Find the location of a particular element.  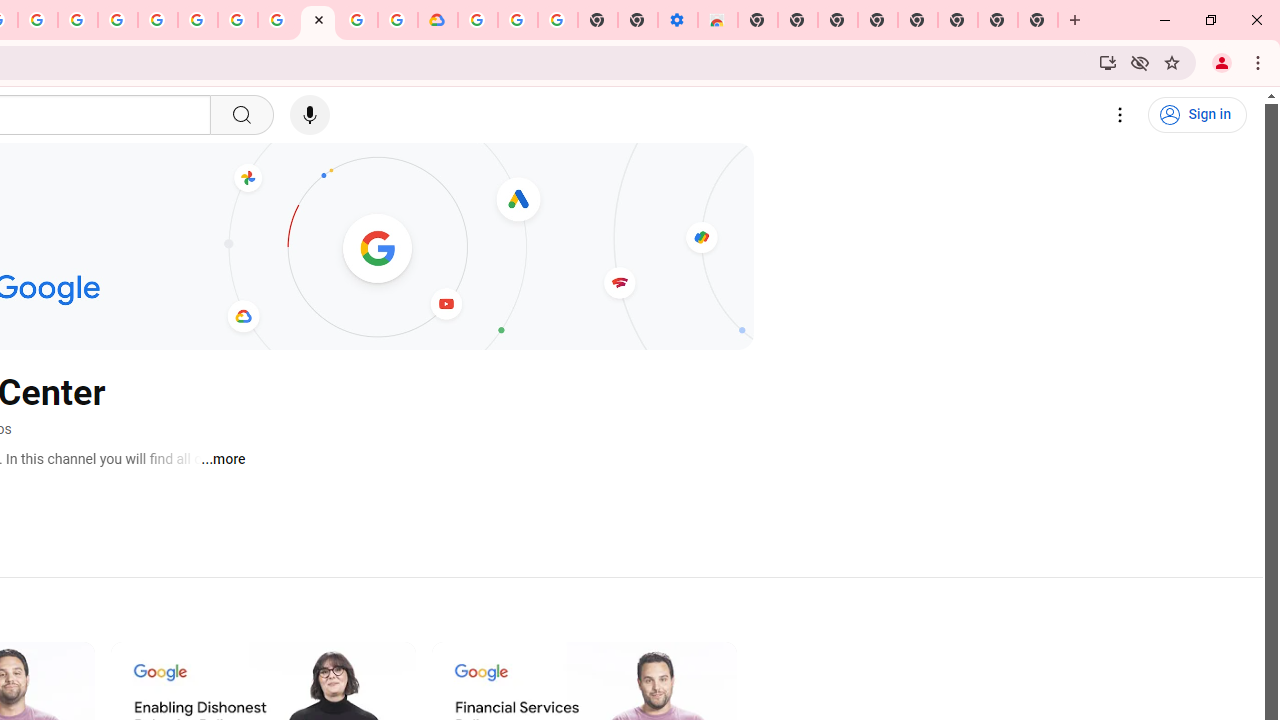

'Create your Google Account' is located at coordinates (37, 20).